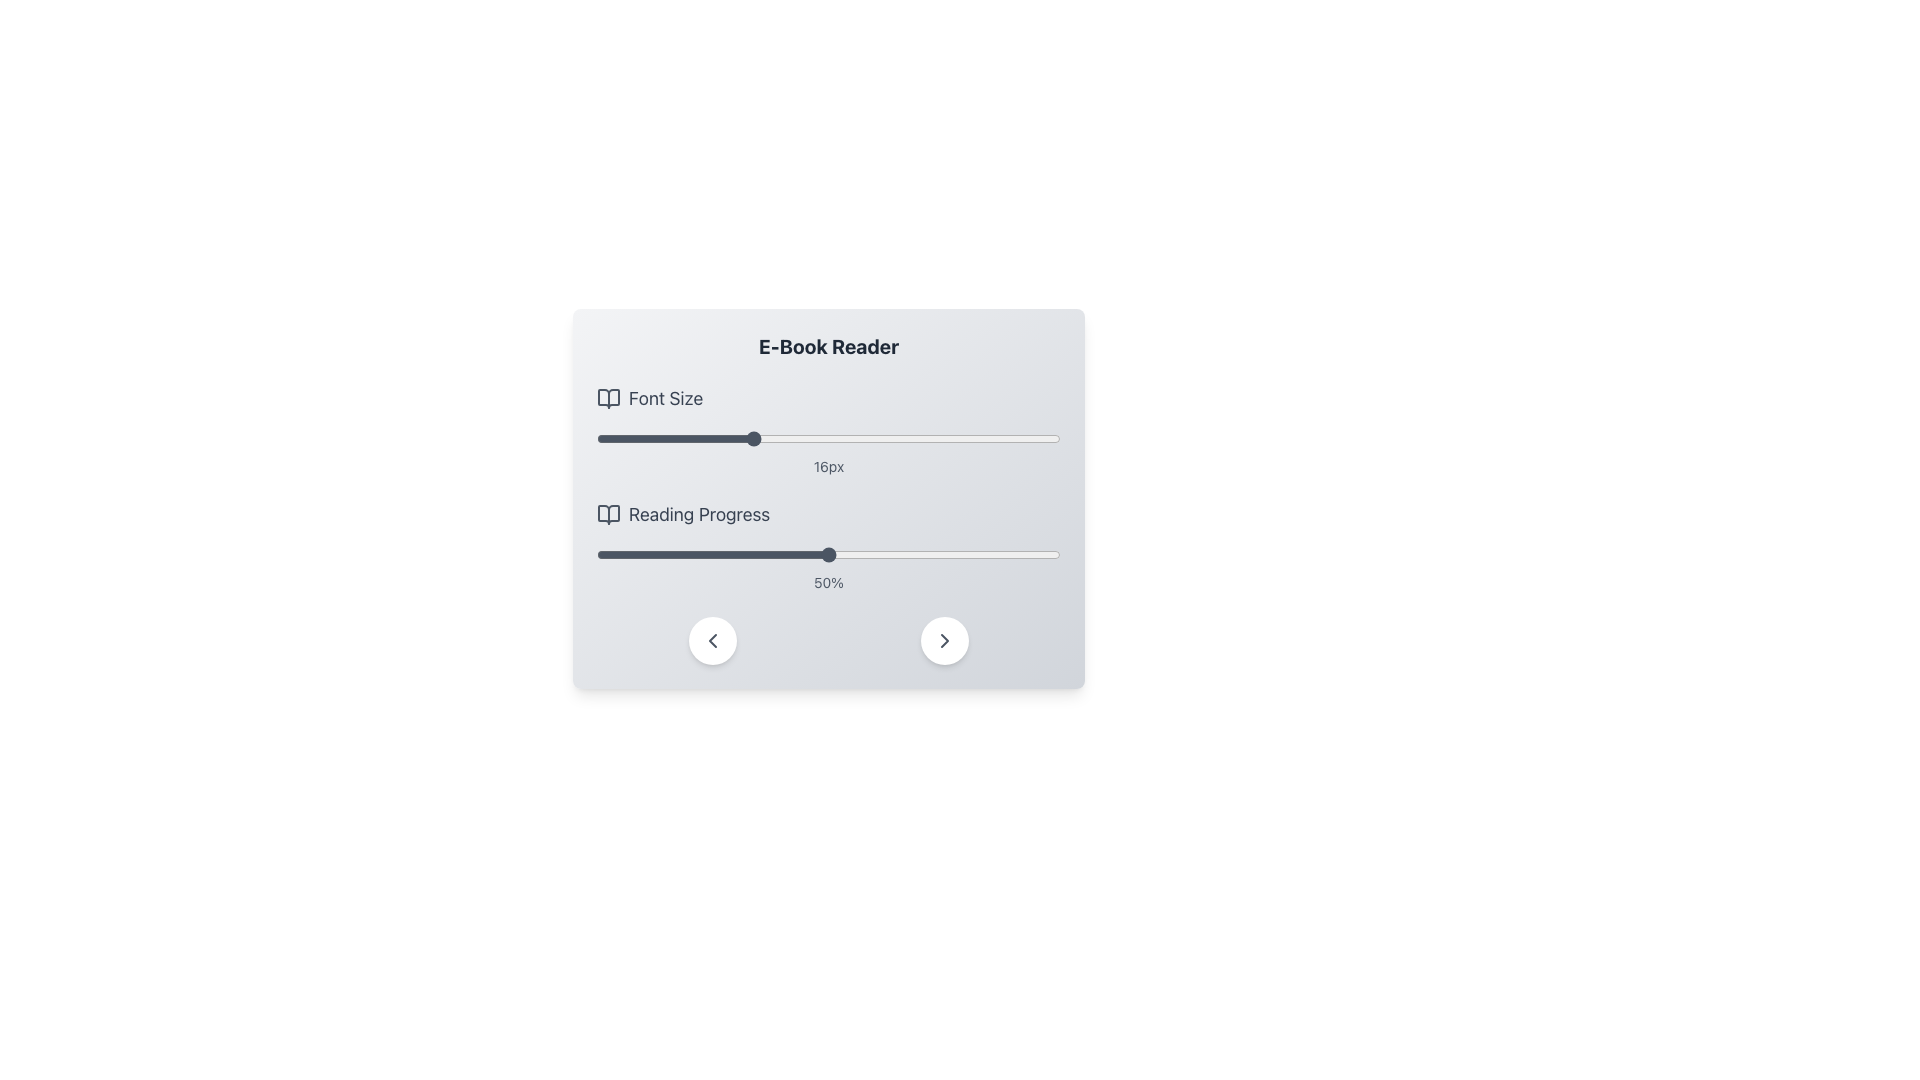 The width and height of the screenshot is (1920, 1080). Describe the element at coordinates (1046, 555) in the screenshot. I see `the reading progress` at that location.